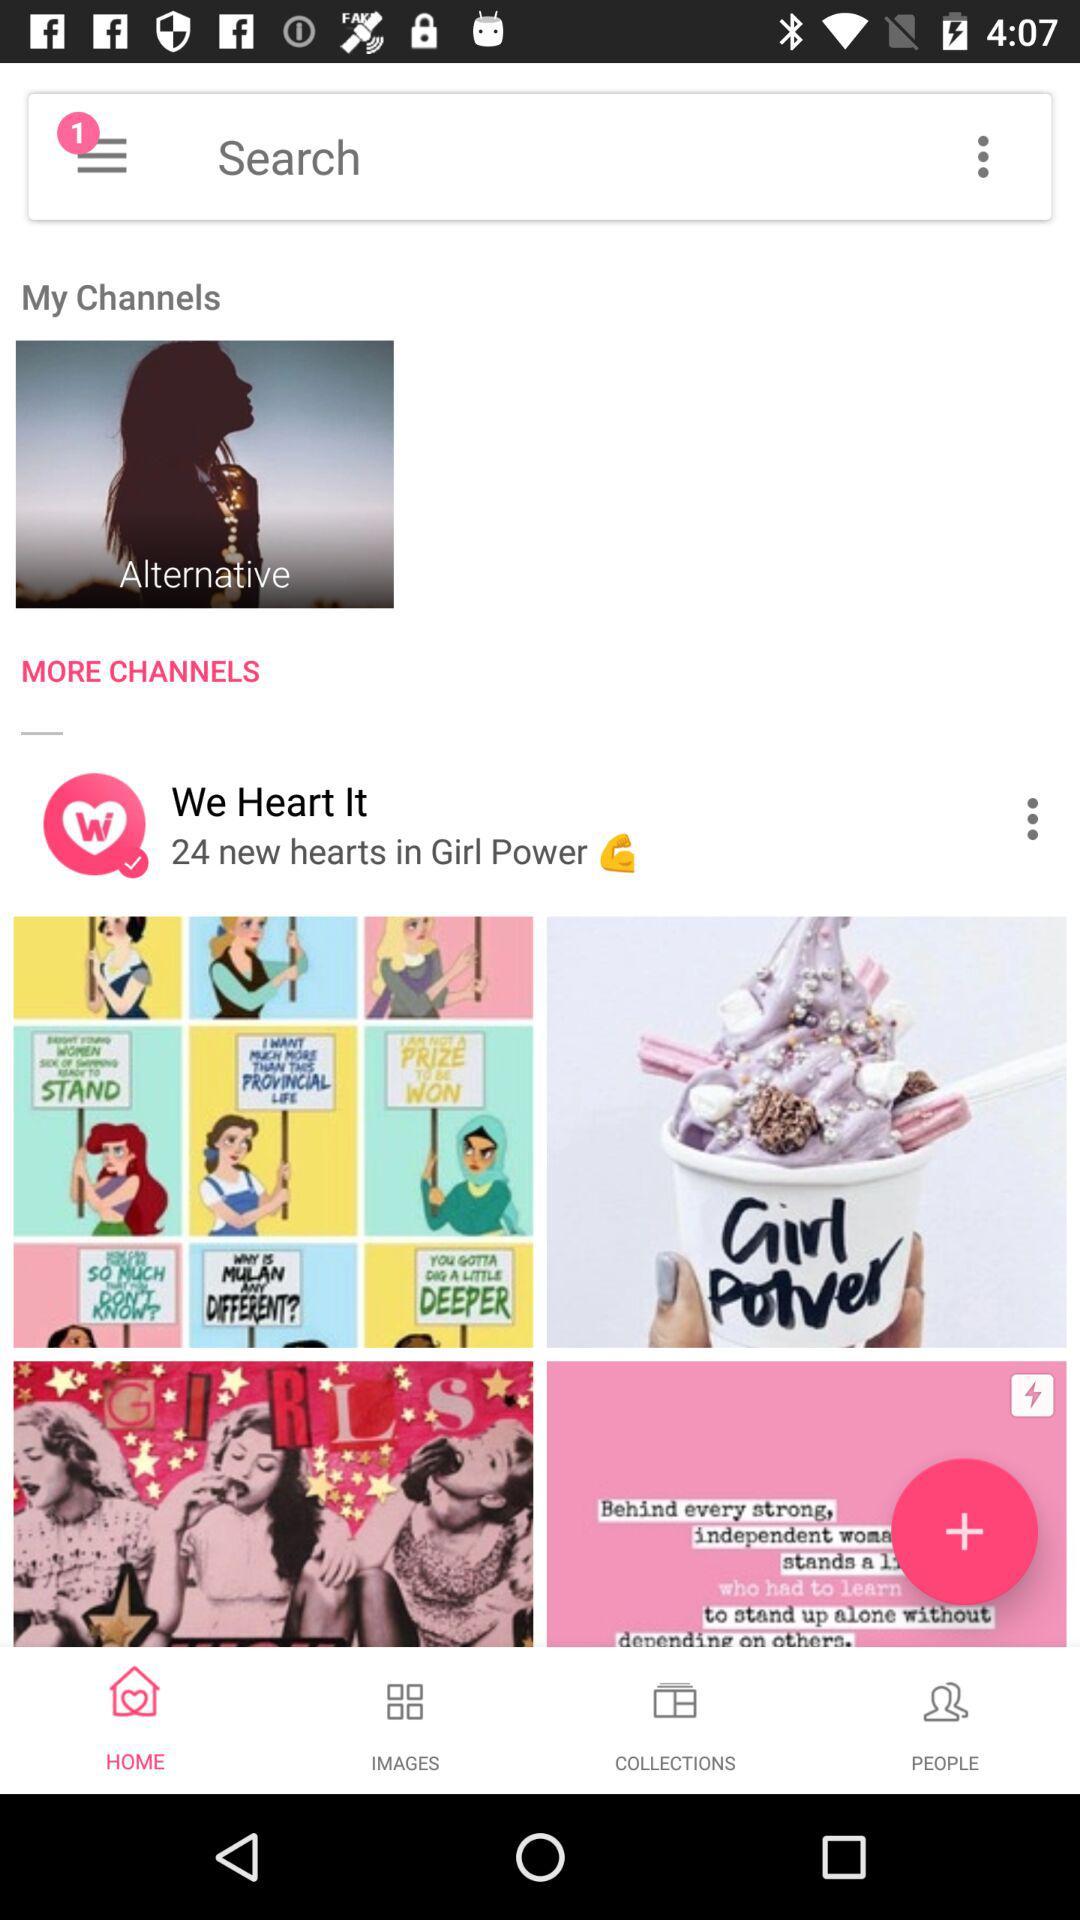 The image size is (1080, 1920). What do you see at coordinates (805, 1132) in the screenshot?
I see `the picture above the plus button` at bounding box center [805, 1132].